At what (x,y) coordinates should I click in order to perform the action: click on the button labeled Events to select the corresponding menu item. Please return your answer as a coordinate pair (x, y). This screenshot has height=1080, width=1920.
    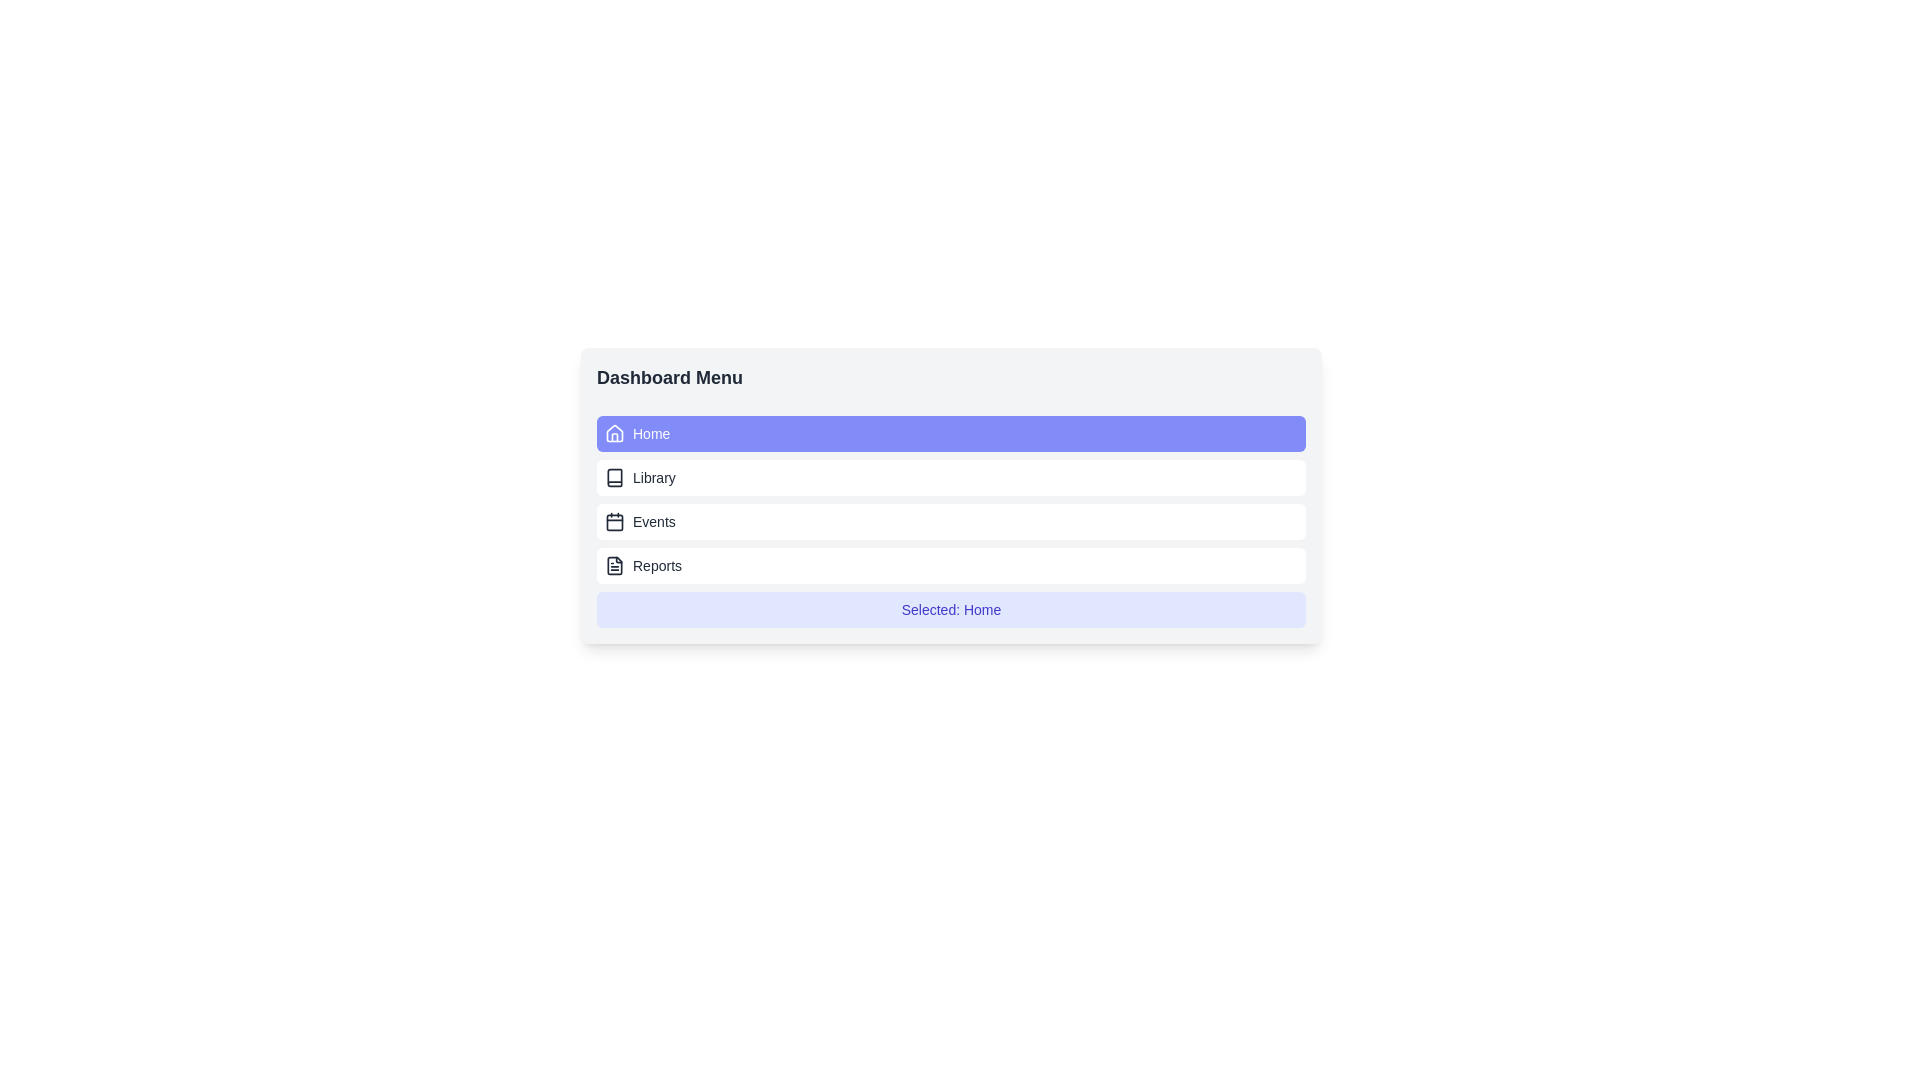
    Looking at the image, I should click on (950, 520).